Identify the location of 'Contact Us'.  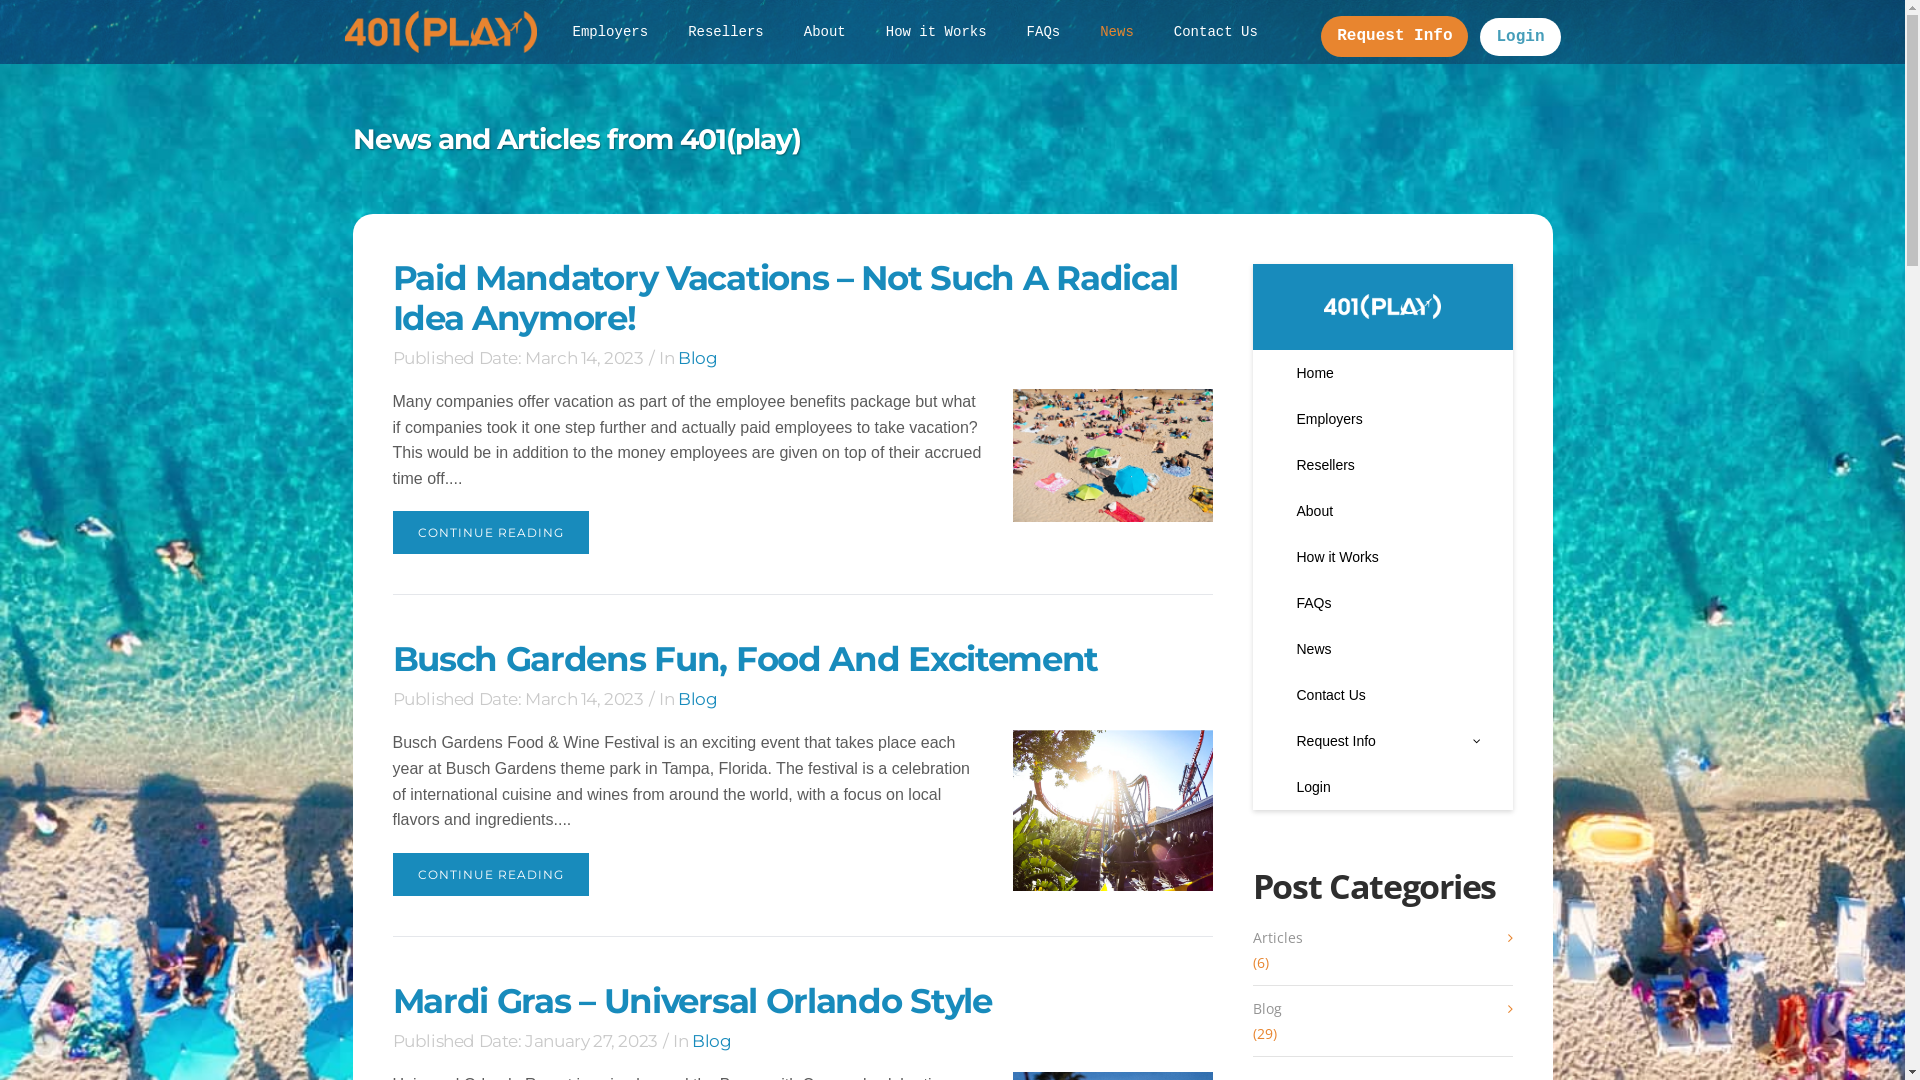
(1381, 693).